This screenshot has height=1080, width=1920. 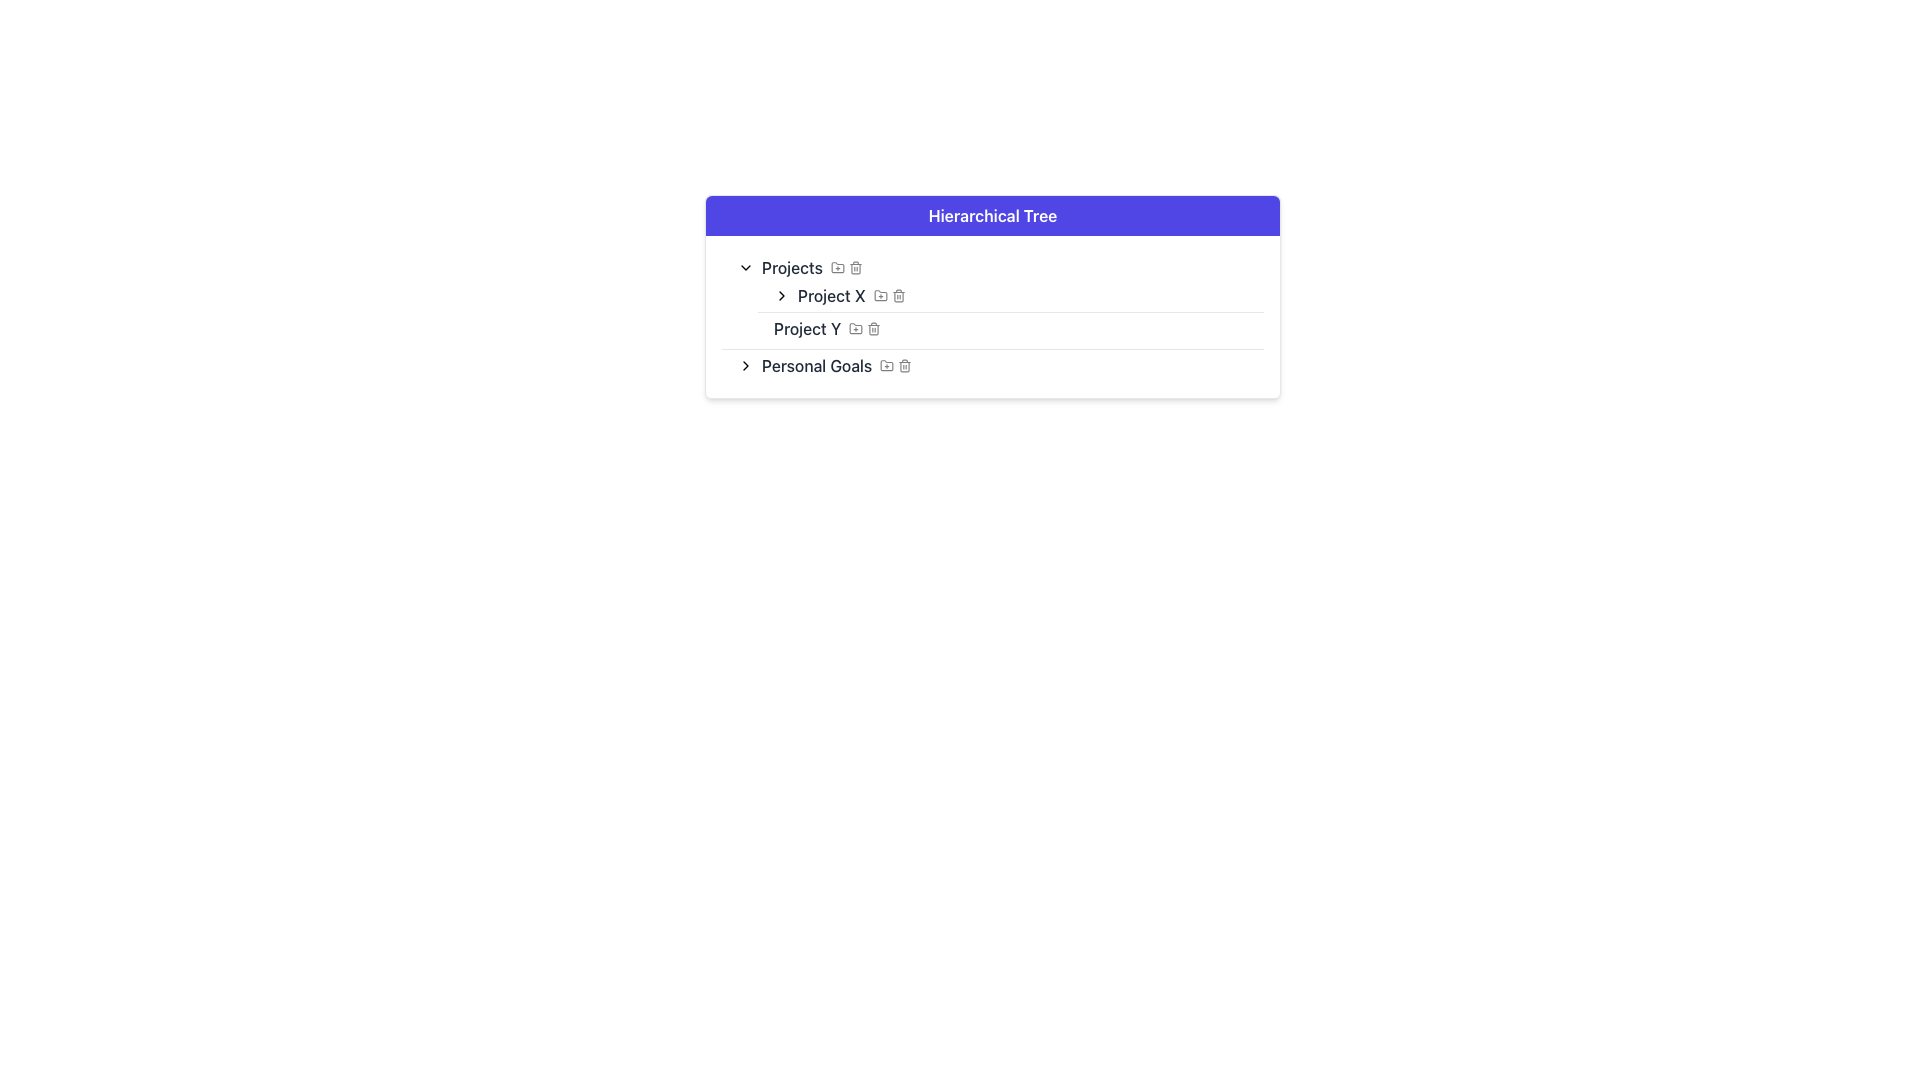 I want to click on the icon group consisting of a folder with a plus symbol and a trash can, located to the right of the 'Project X' label, so click(x=888, y=296).